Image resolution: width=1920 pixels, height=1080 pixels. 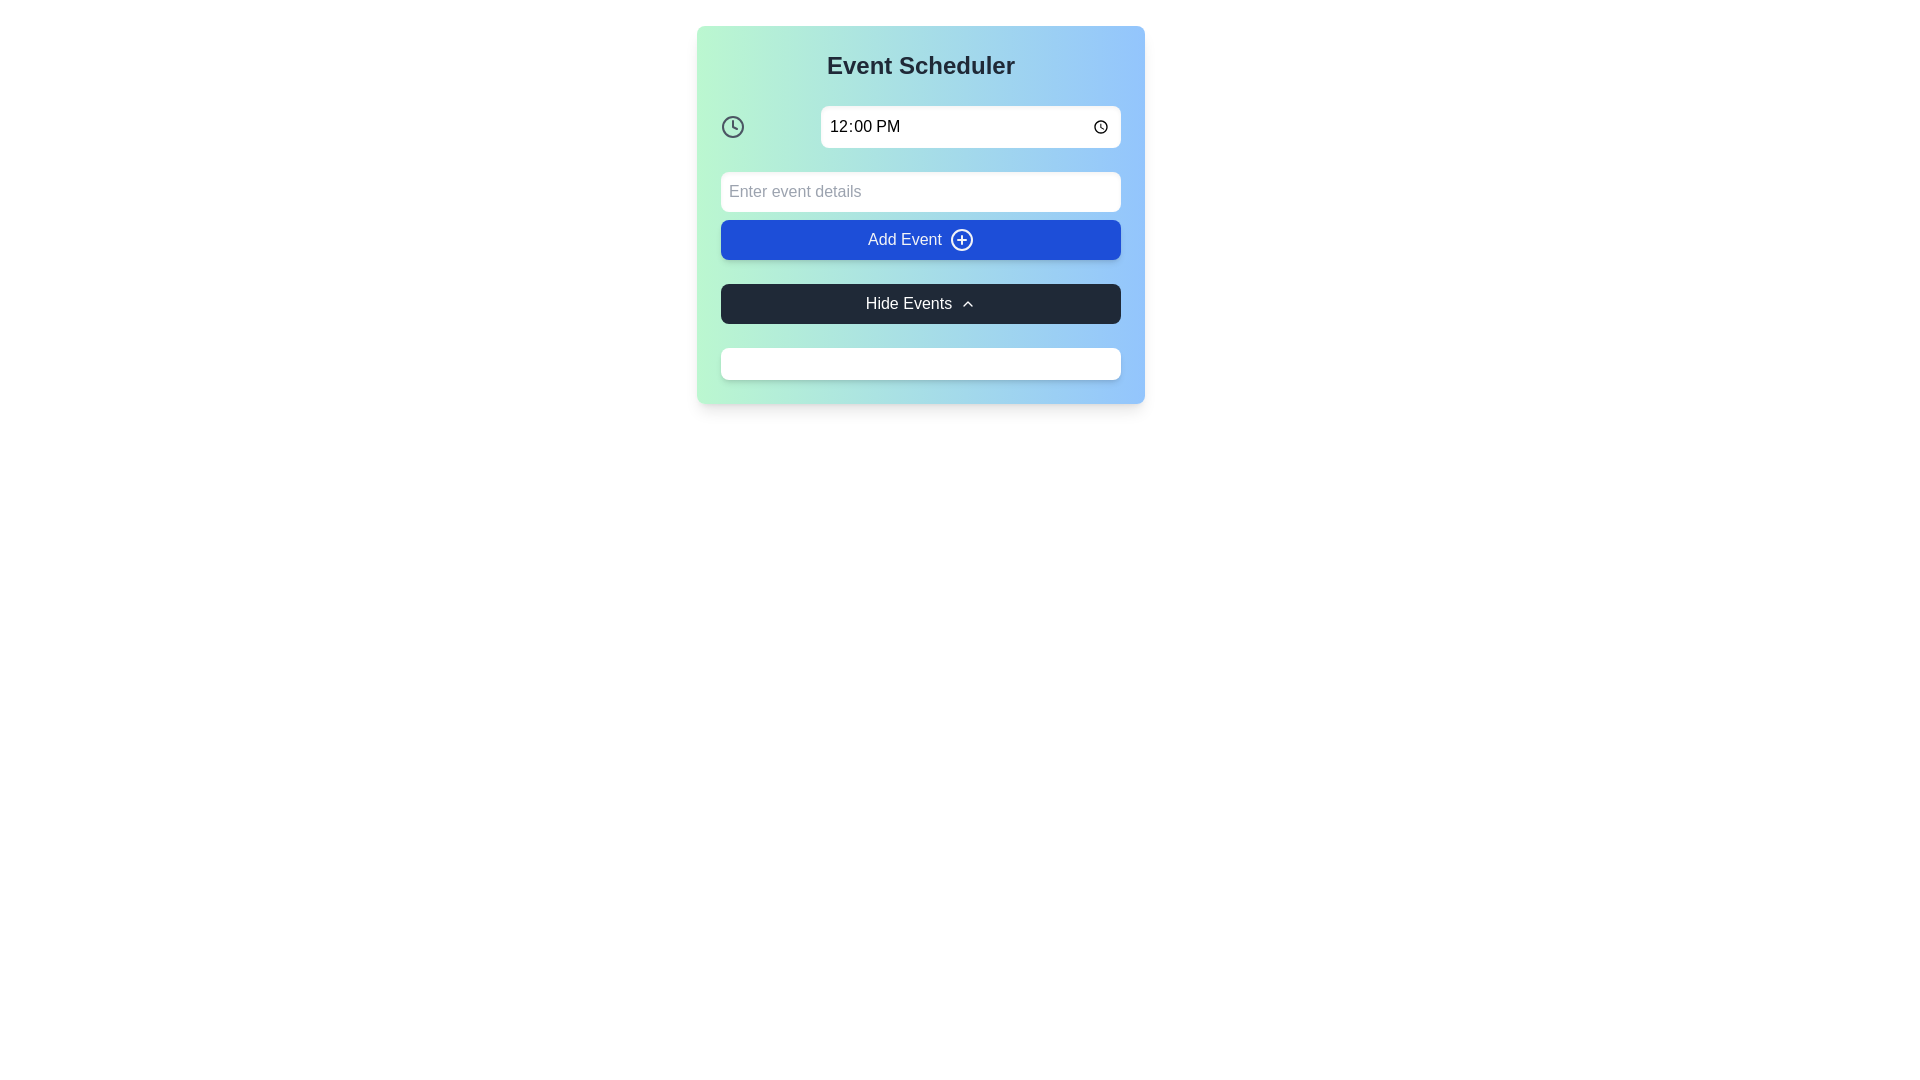 What do you see at coordinates (920, 216) in the screenshot?
I see `the 'Add Event' button, which is a clickable button labeled 'Add Event' with a small plus icon on the right side, positioned on a blue background, located below an input field with placeholder text 'Enter event details'` at bounding box center [920, 216].